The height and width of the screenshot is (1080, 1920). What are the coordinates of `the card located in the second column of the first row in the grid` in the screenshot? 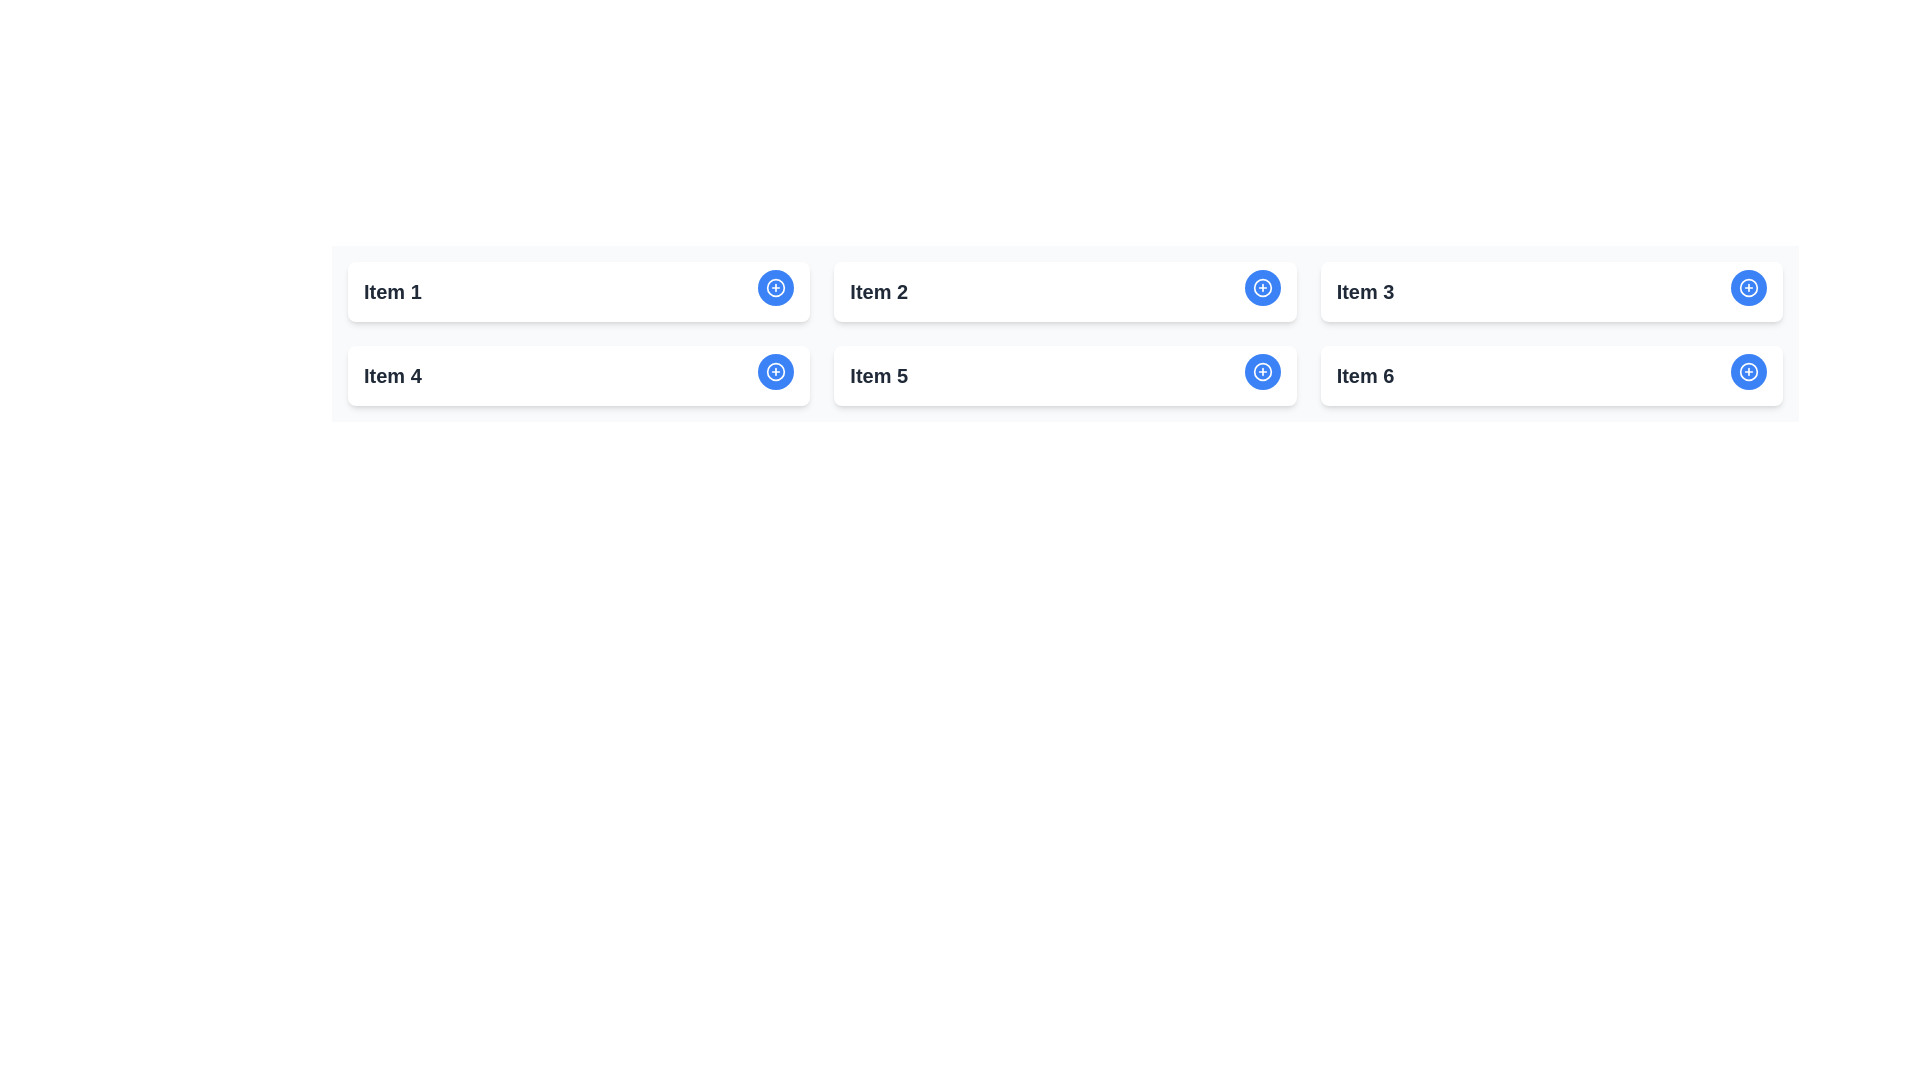 It's located at (1064, 292).